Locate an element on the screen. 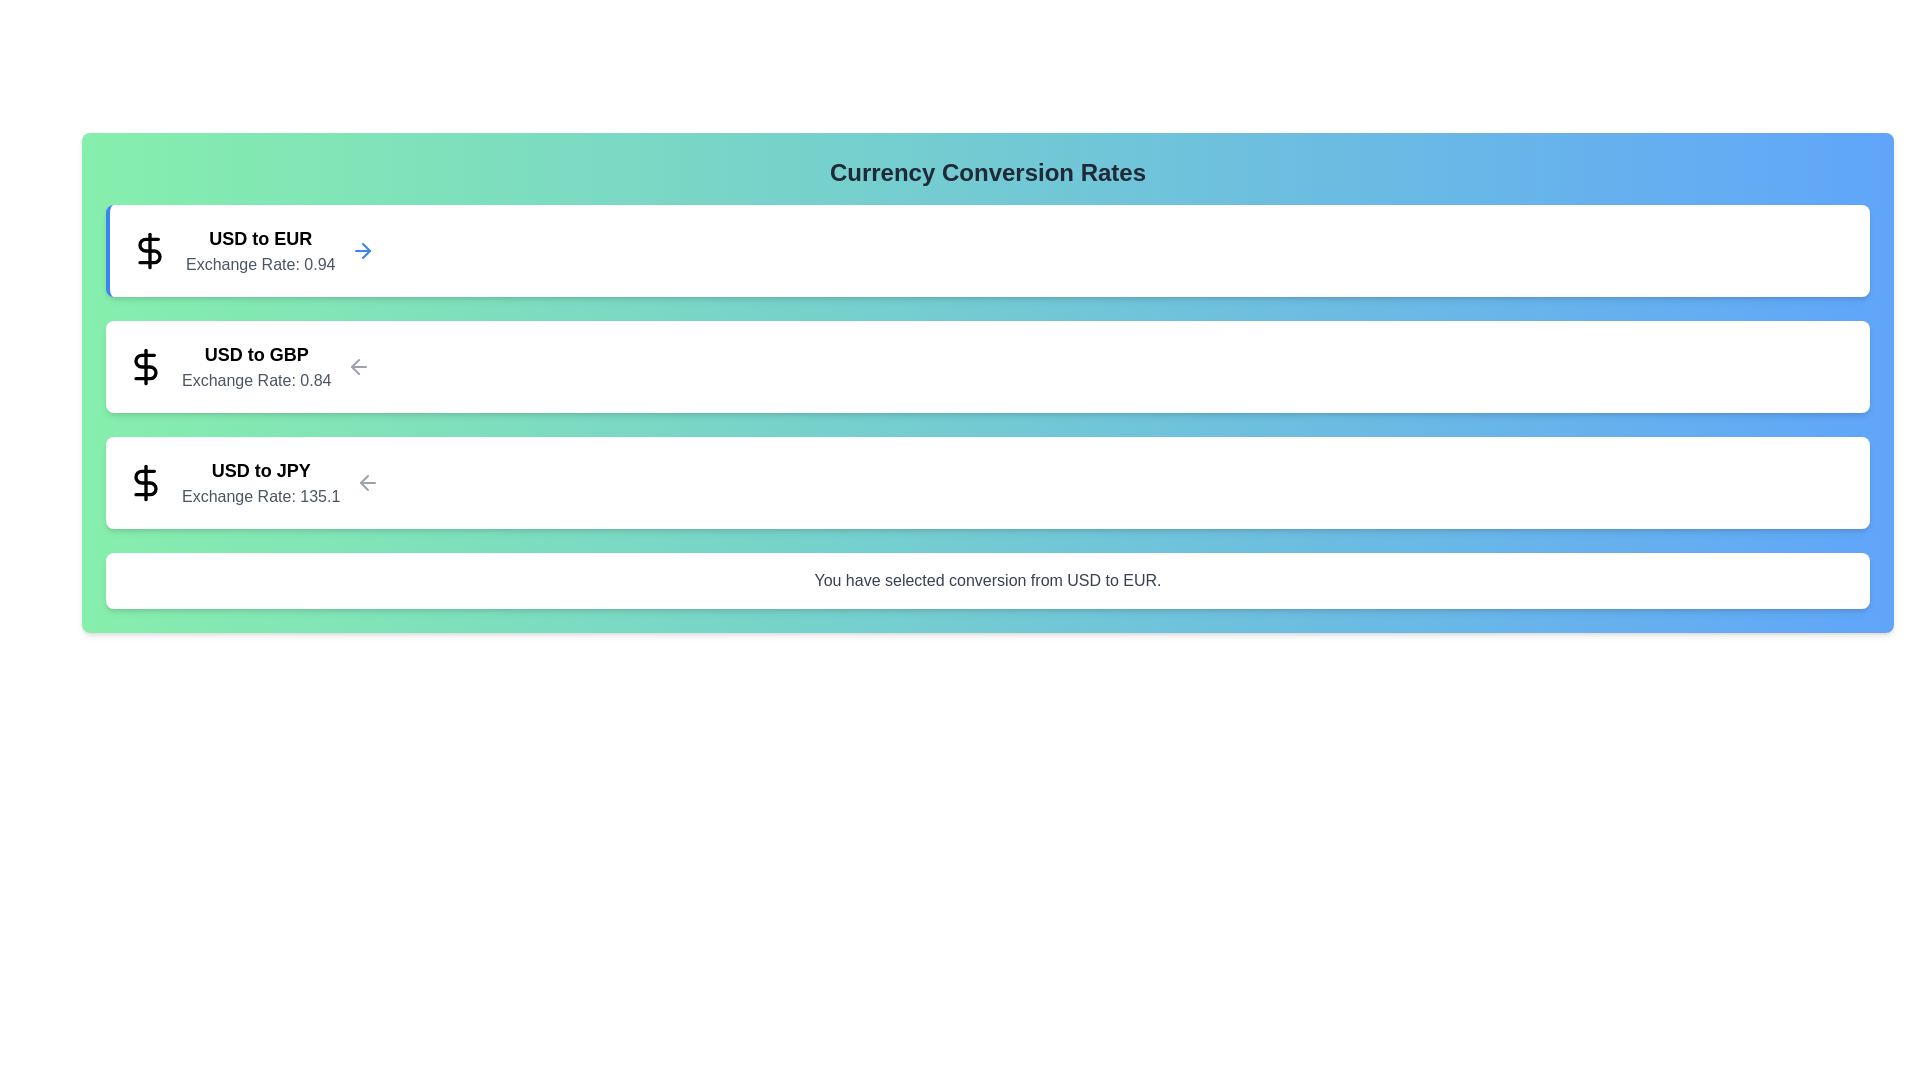 This screenshot has height=1080, width=1920. the label displaying 'USD to GBP' which shows the current exchange rate of 0.84, located in the middle card of the currency conversion rates list is located at coordinates (255, 366).